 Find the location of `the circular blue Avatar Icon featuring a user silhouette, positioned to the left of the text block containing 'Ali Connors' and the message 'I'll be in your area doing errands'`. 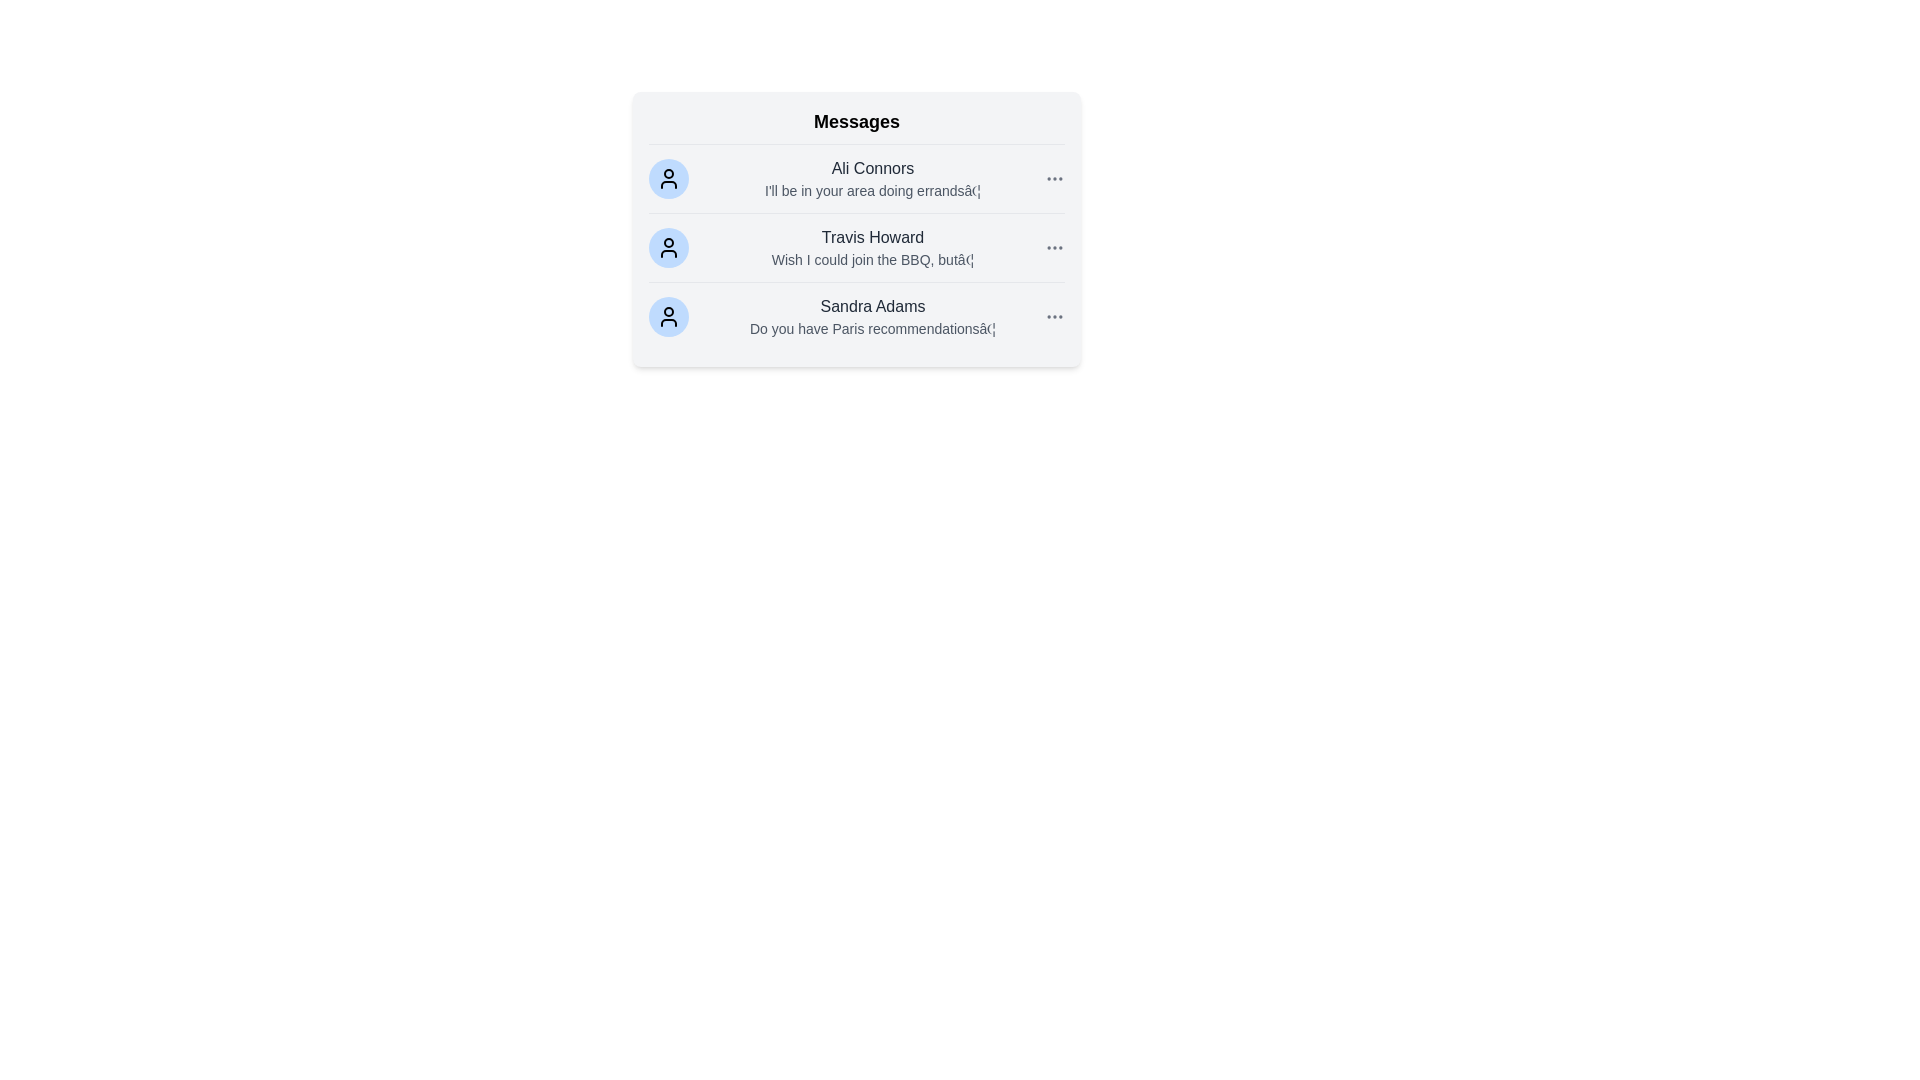

the circular blue Avatar Icon featuring a user silhouette, positioned to the left of the text block containing 'Ali Connors' and the message 'I'll be in your area doing errands' is located at coordinates (668, 177).